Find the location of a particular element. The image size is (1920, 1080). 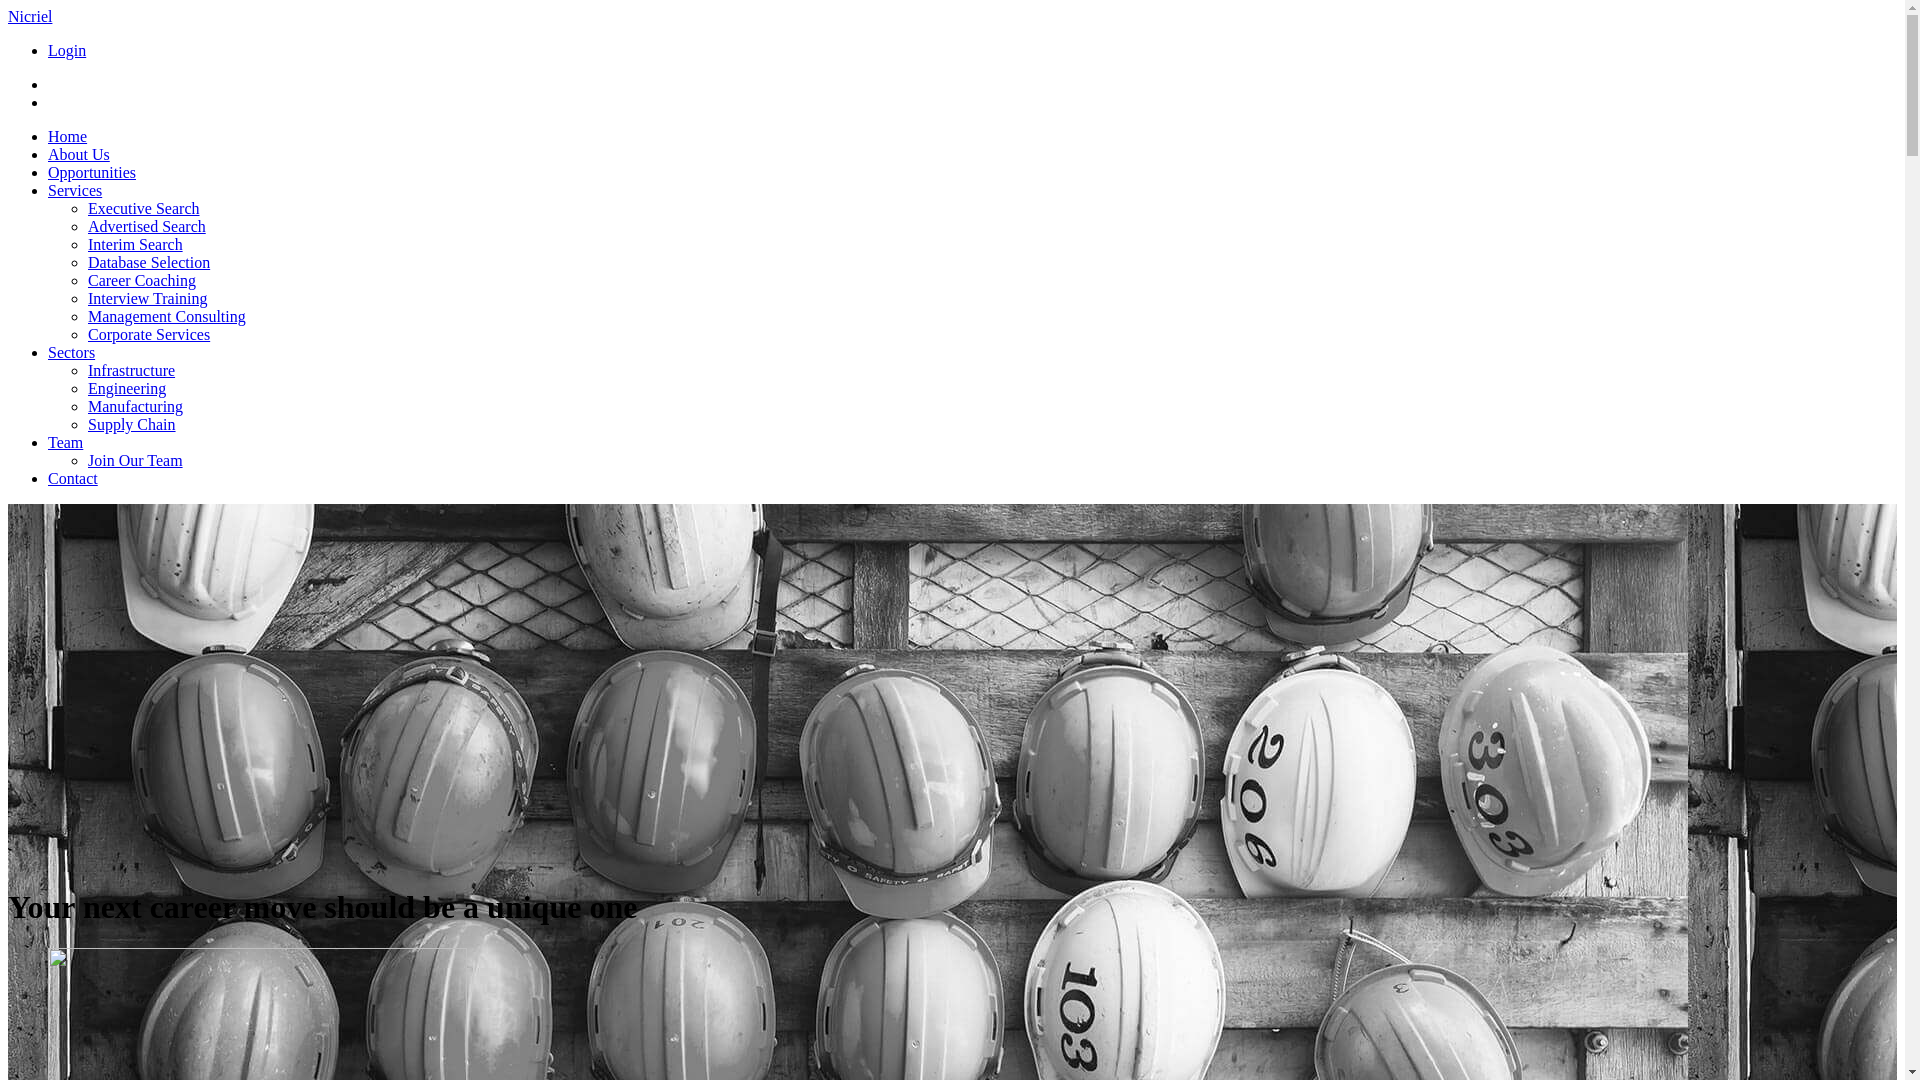

'Interim Search' is located at coordinates (134, 243).